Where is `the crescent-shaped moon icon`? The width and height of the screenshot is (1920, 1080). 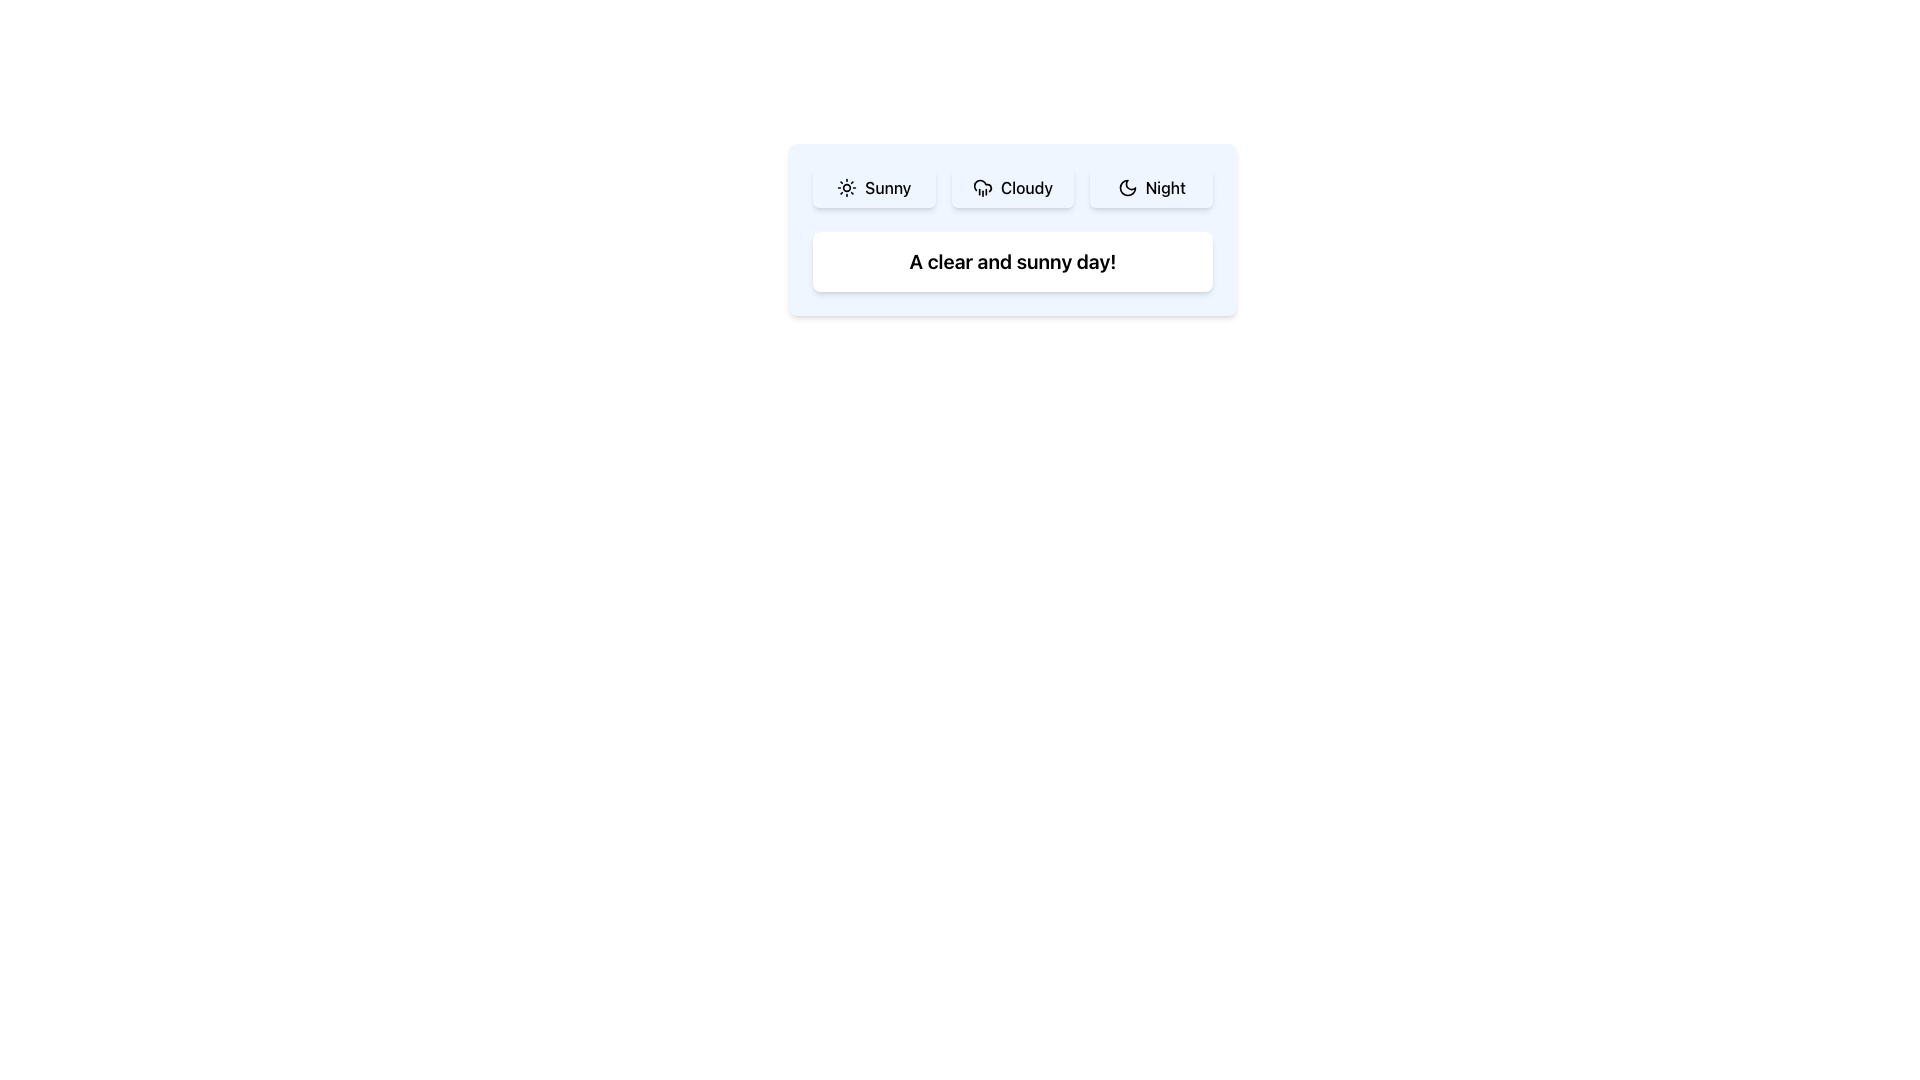 the crescent-shaped moon icon is located at coordinates (1127, 188).